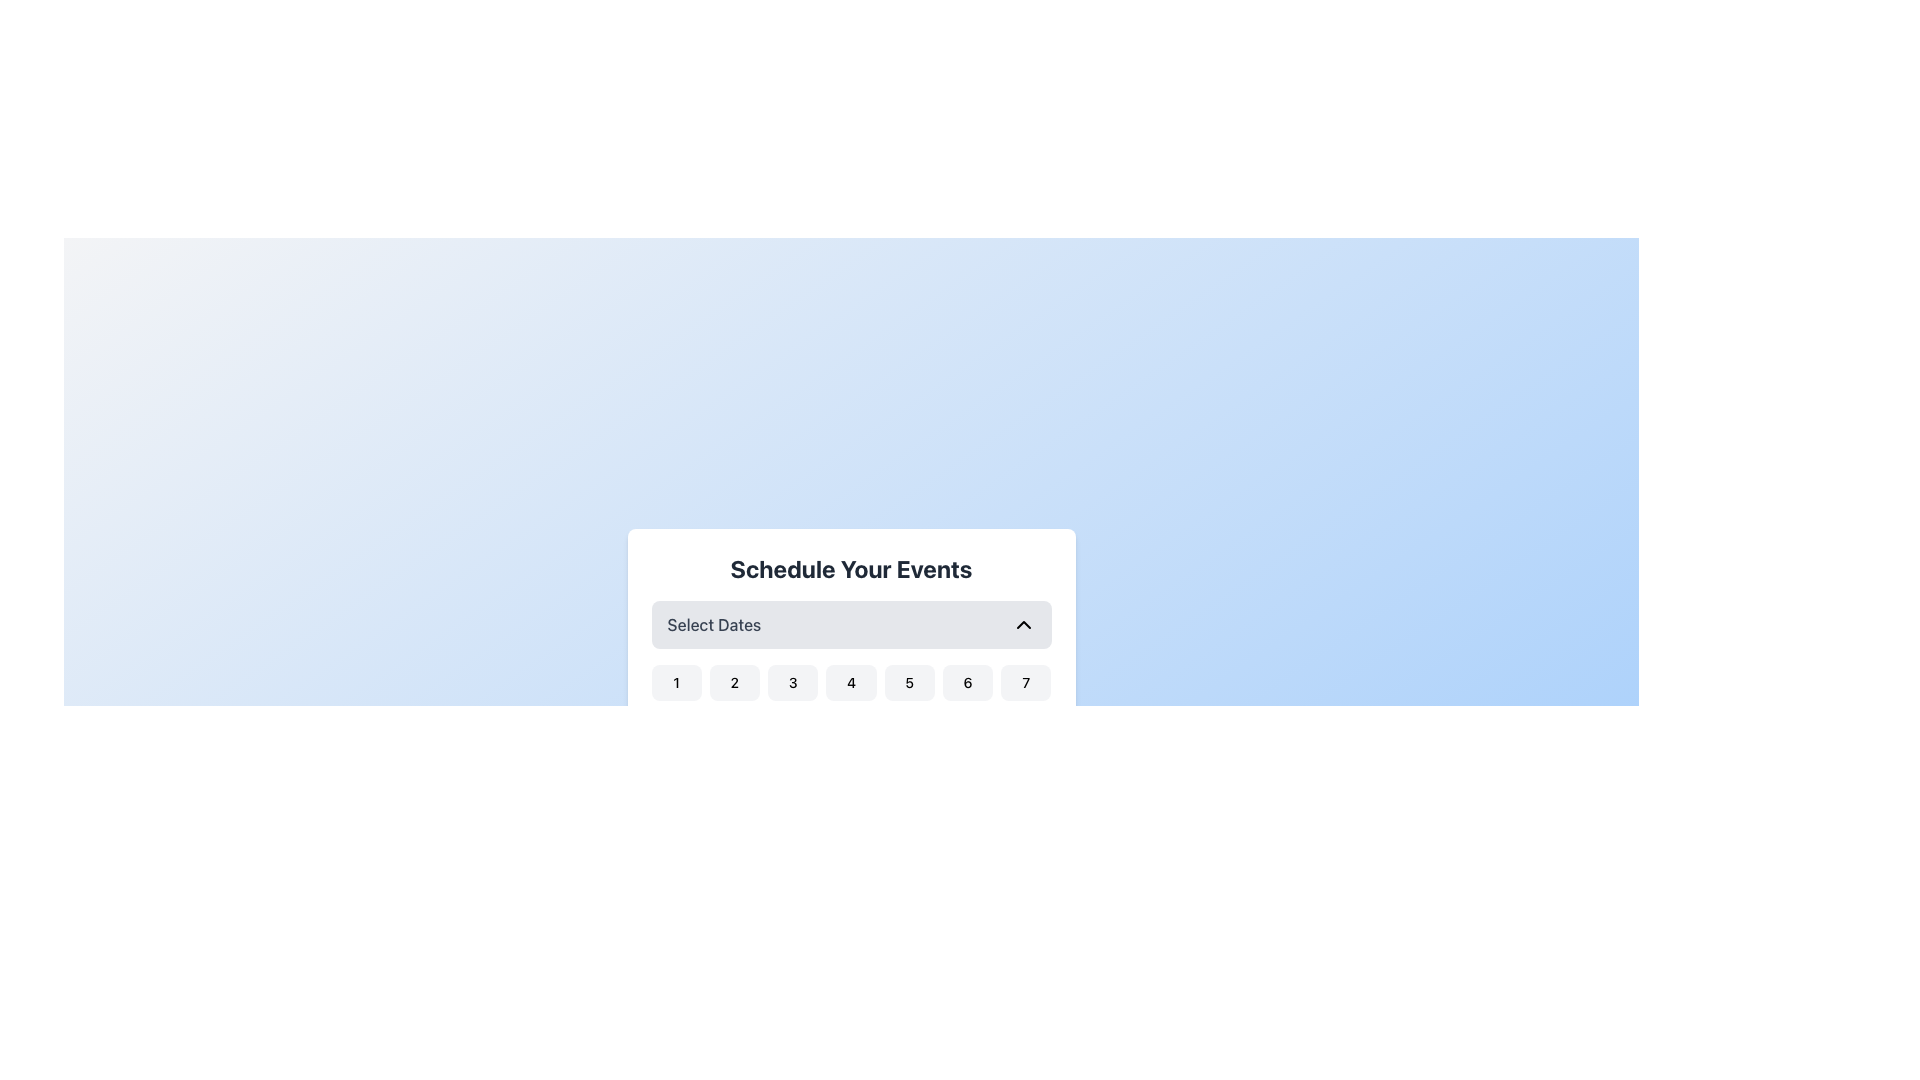  I want to click on the button labeled '3', so click(792, 682).